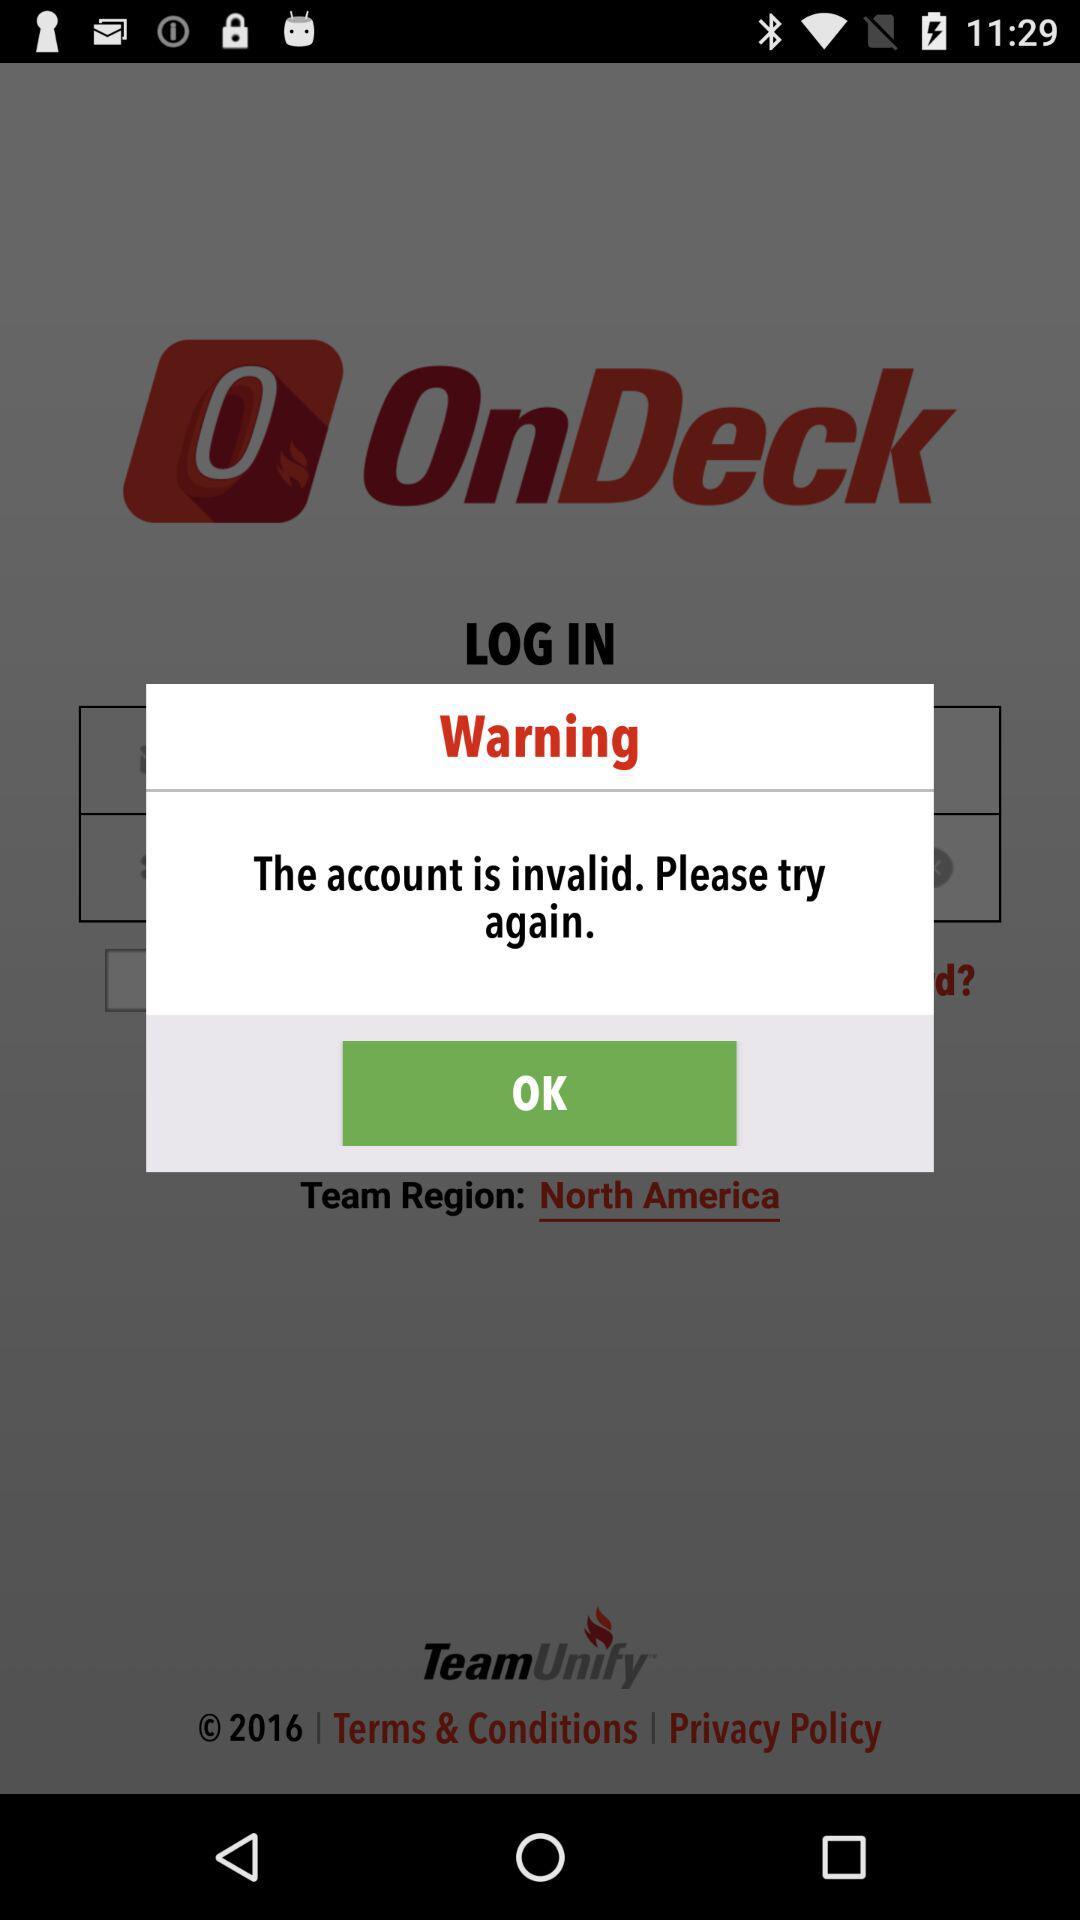  Describe the element at coordinates (538, 1092) in the screenshot. I see `ok` at that location.